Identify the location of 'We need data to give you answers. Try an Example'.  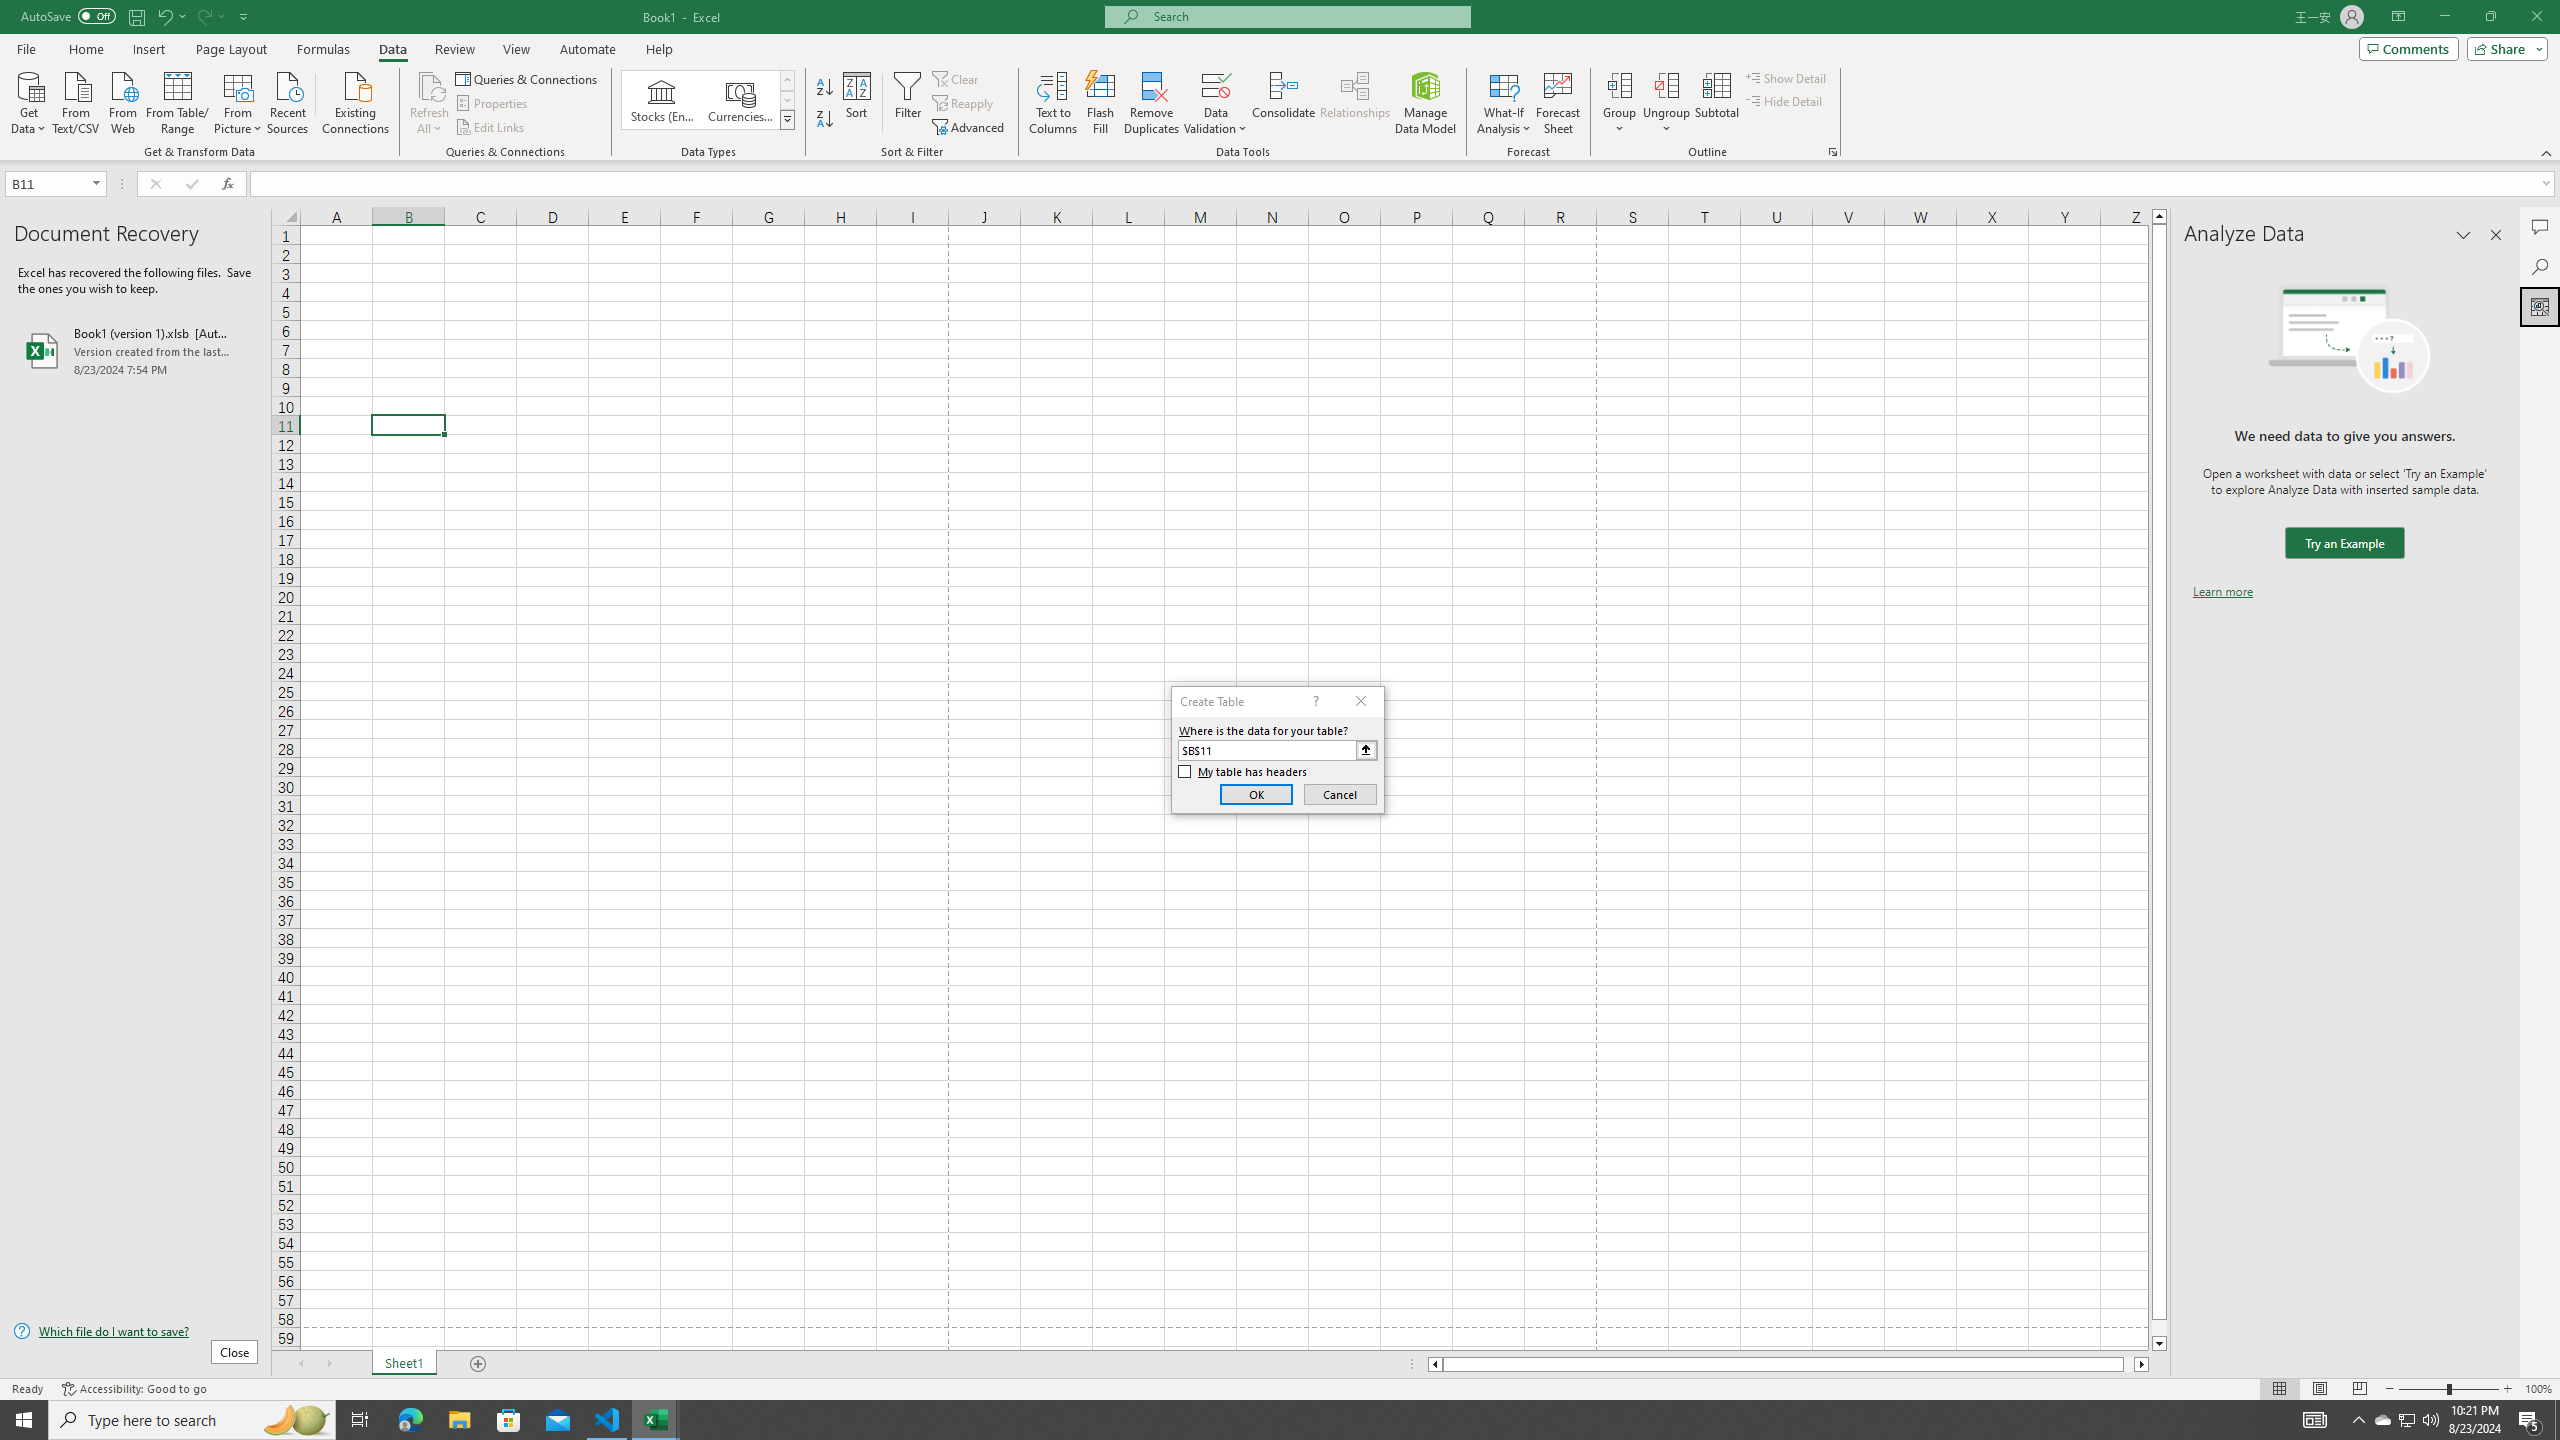
(2343, 543).